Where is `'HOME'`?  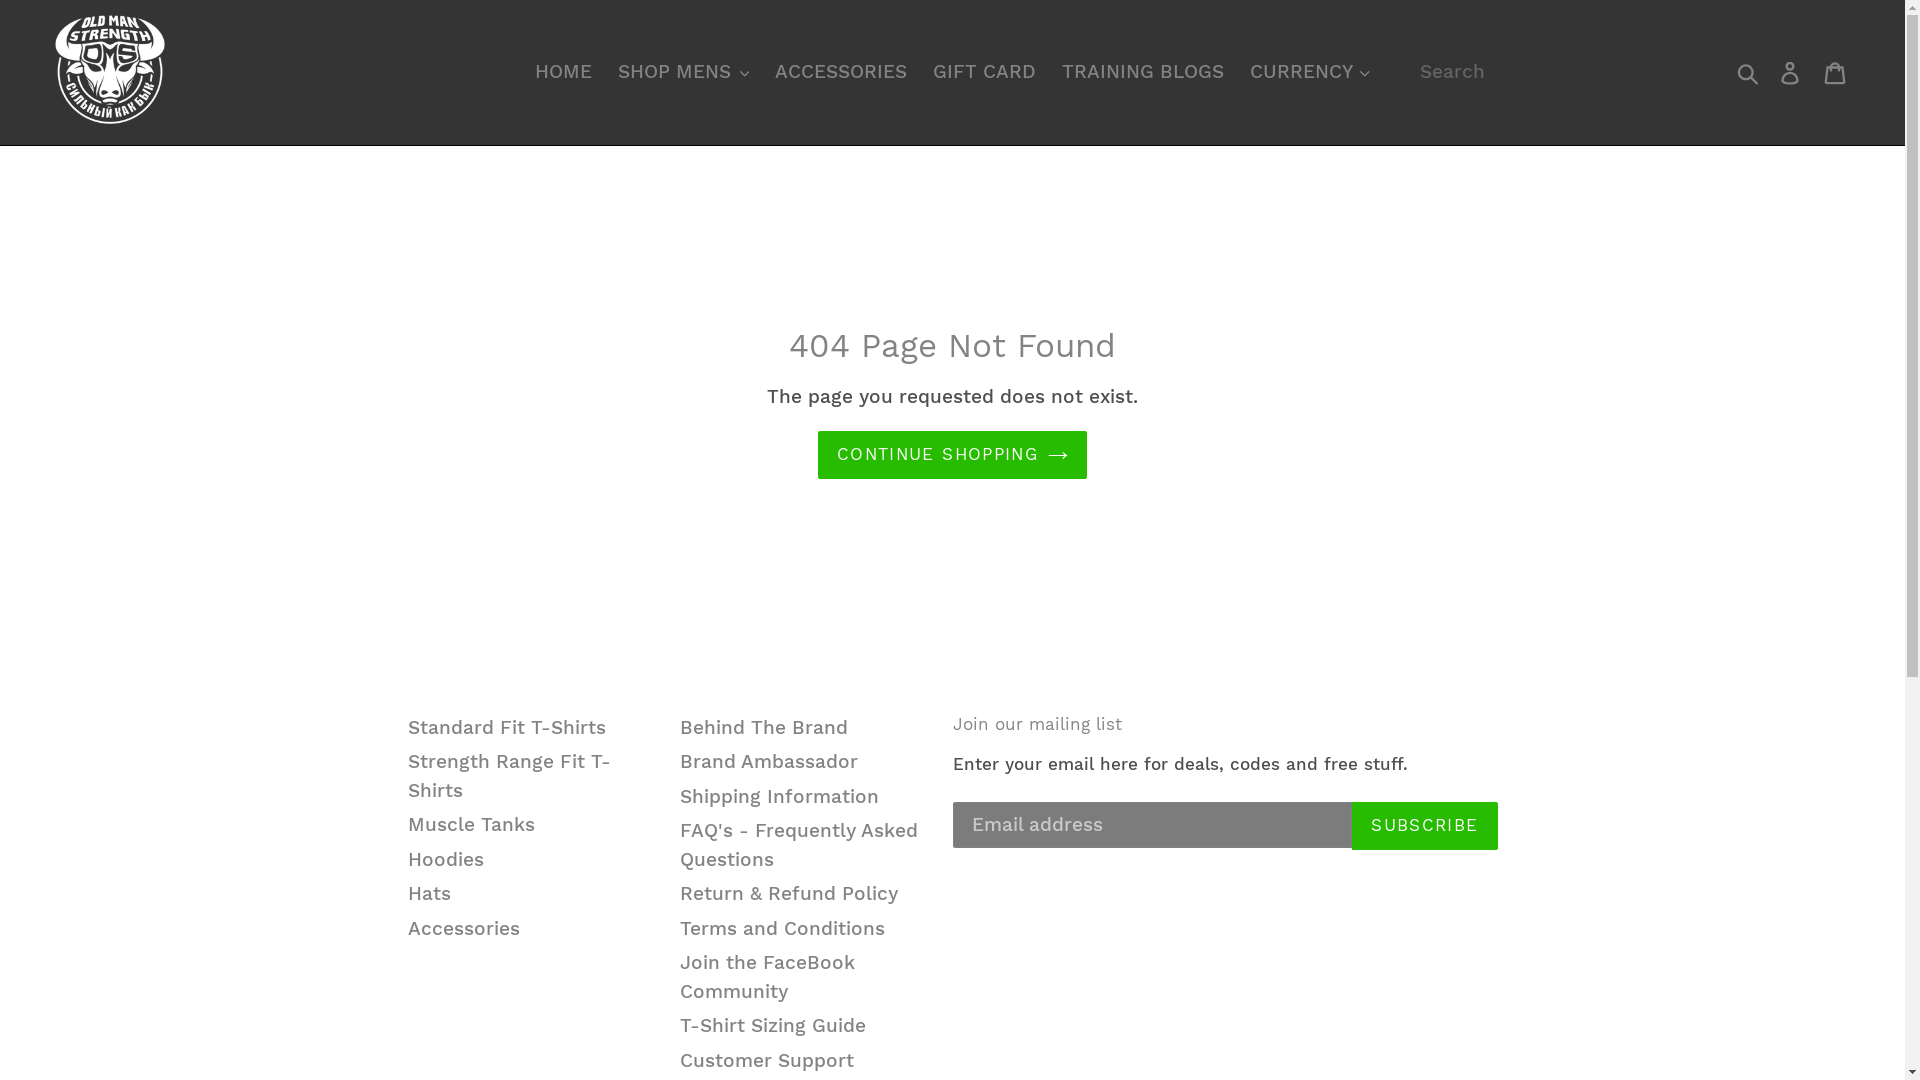 'HOME' is located at coordinates (562, 71).